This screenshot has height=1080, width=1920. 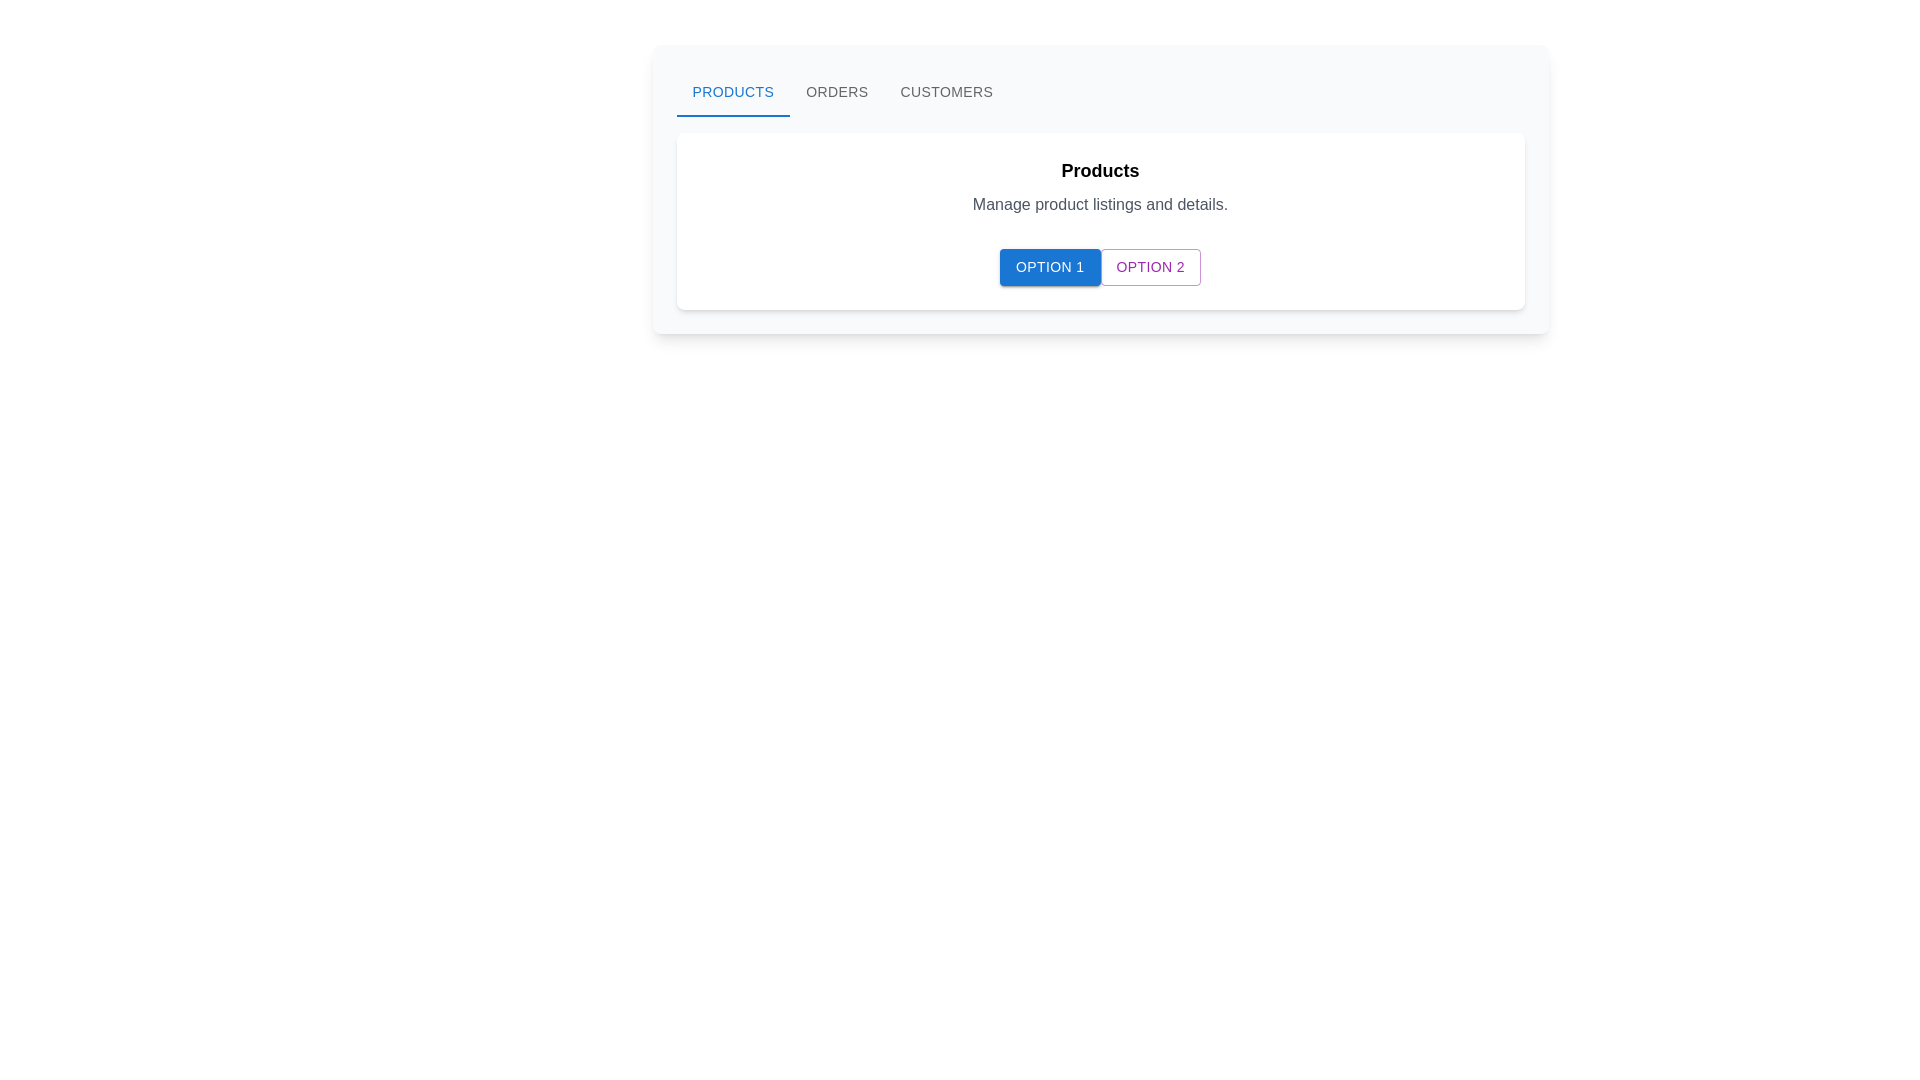 What do you see at coordinates (1150, 266) in the screenshot?
I see `the button labeled 'Option 2', which has a rectangular shape, an outlined border, a light-colored background, and bold purple text, located in the central lower section of a card layout` at bounding box center [1150, 266].